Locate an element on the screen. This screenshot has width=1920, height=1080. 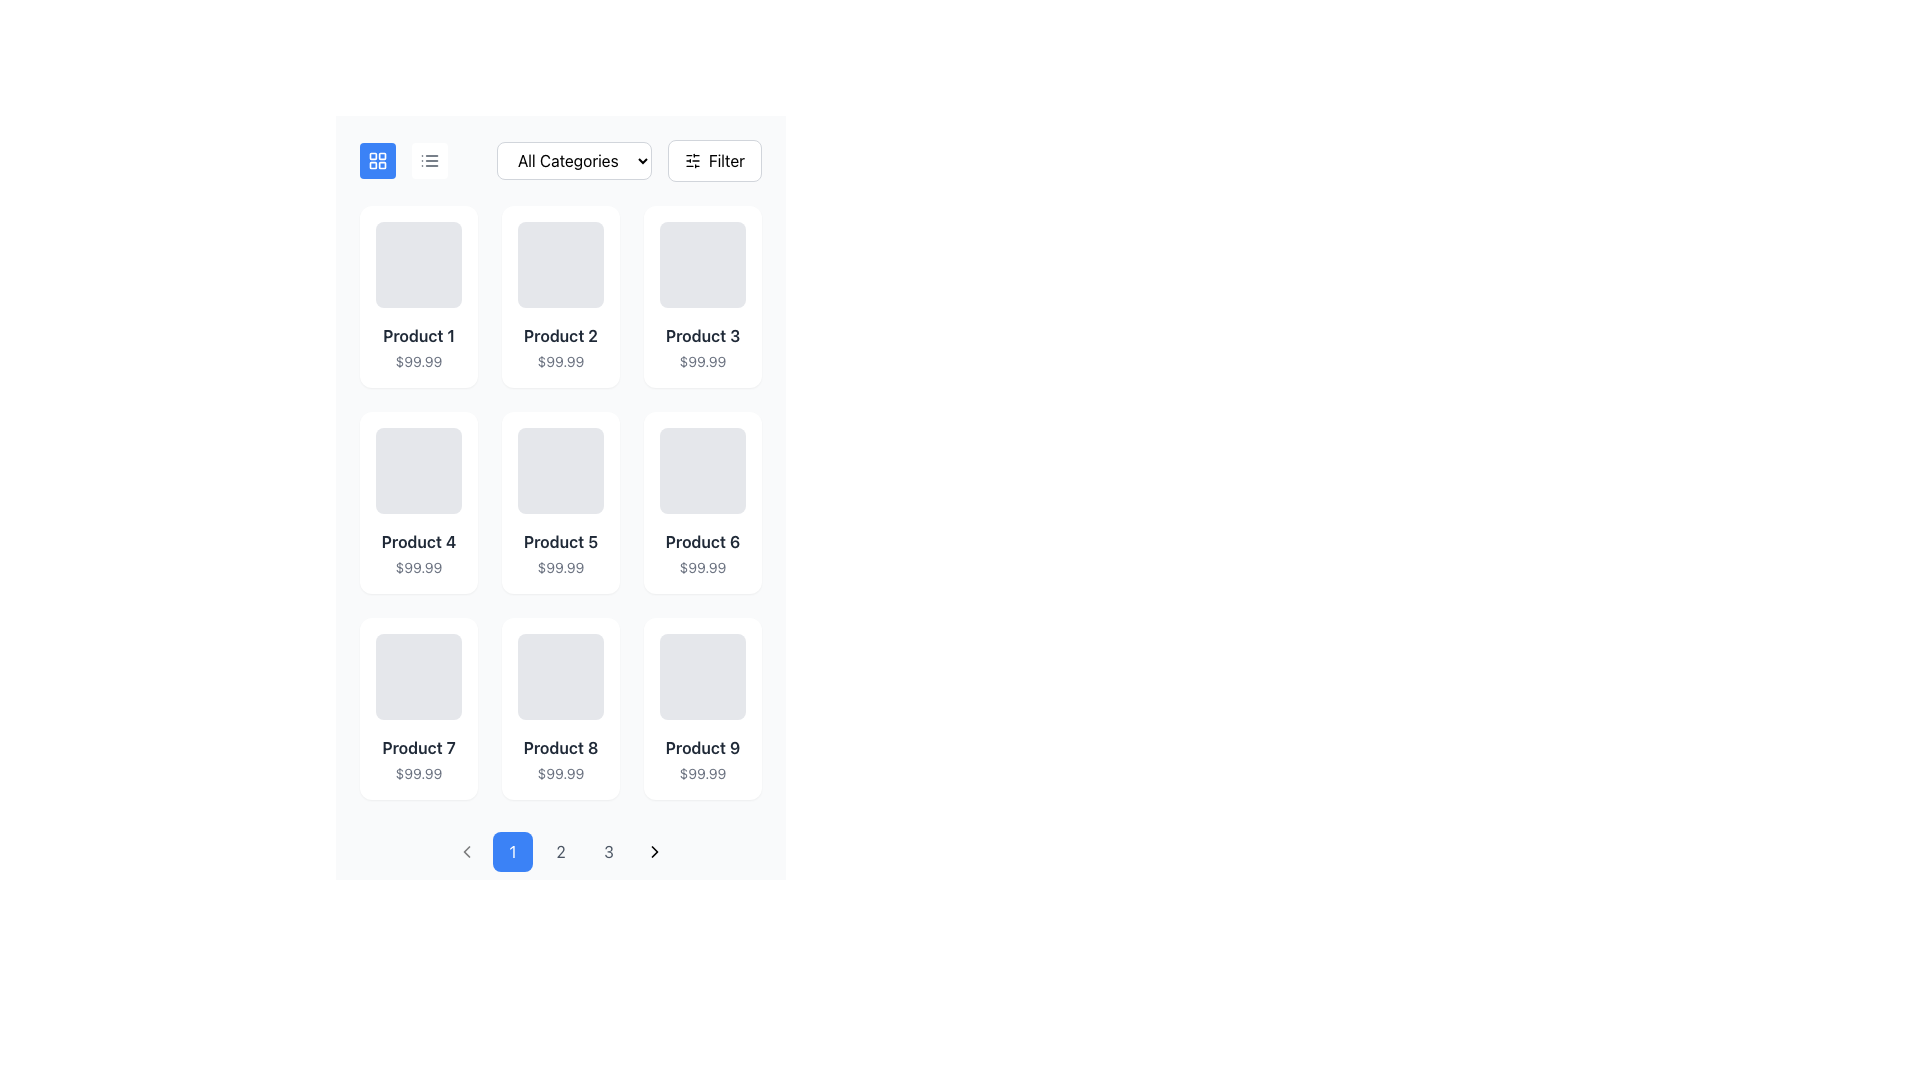
the product Card element, which displays product details and is located in the second row, third column of the grid layout is located at coordinates (702, 501).